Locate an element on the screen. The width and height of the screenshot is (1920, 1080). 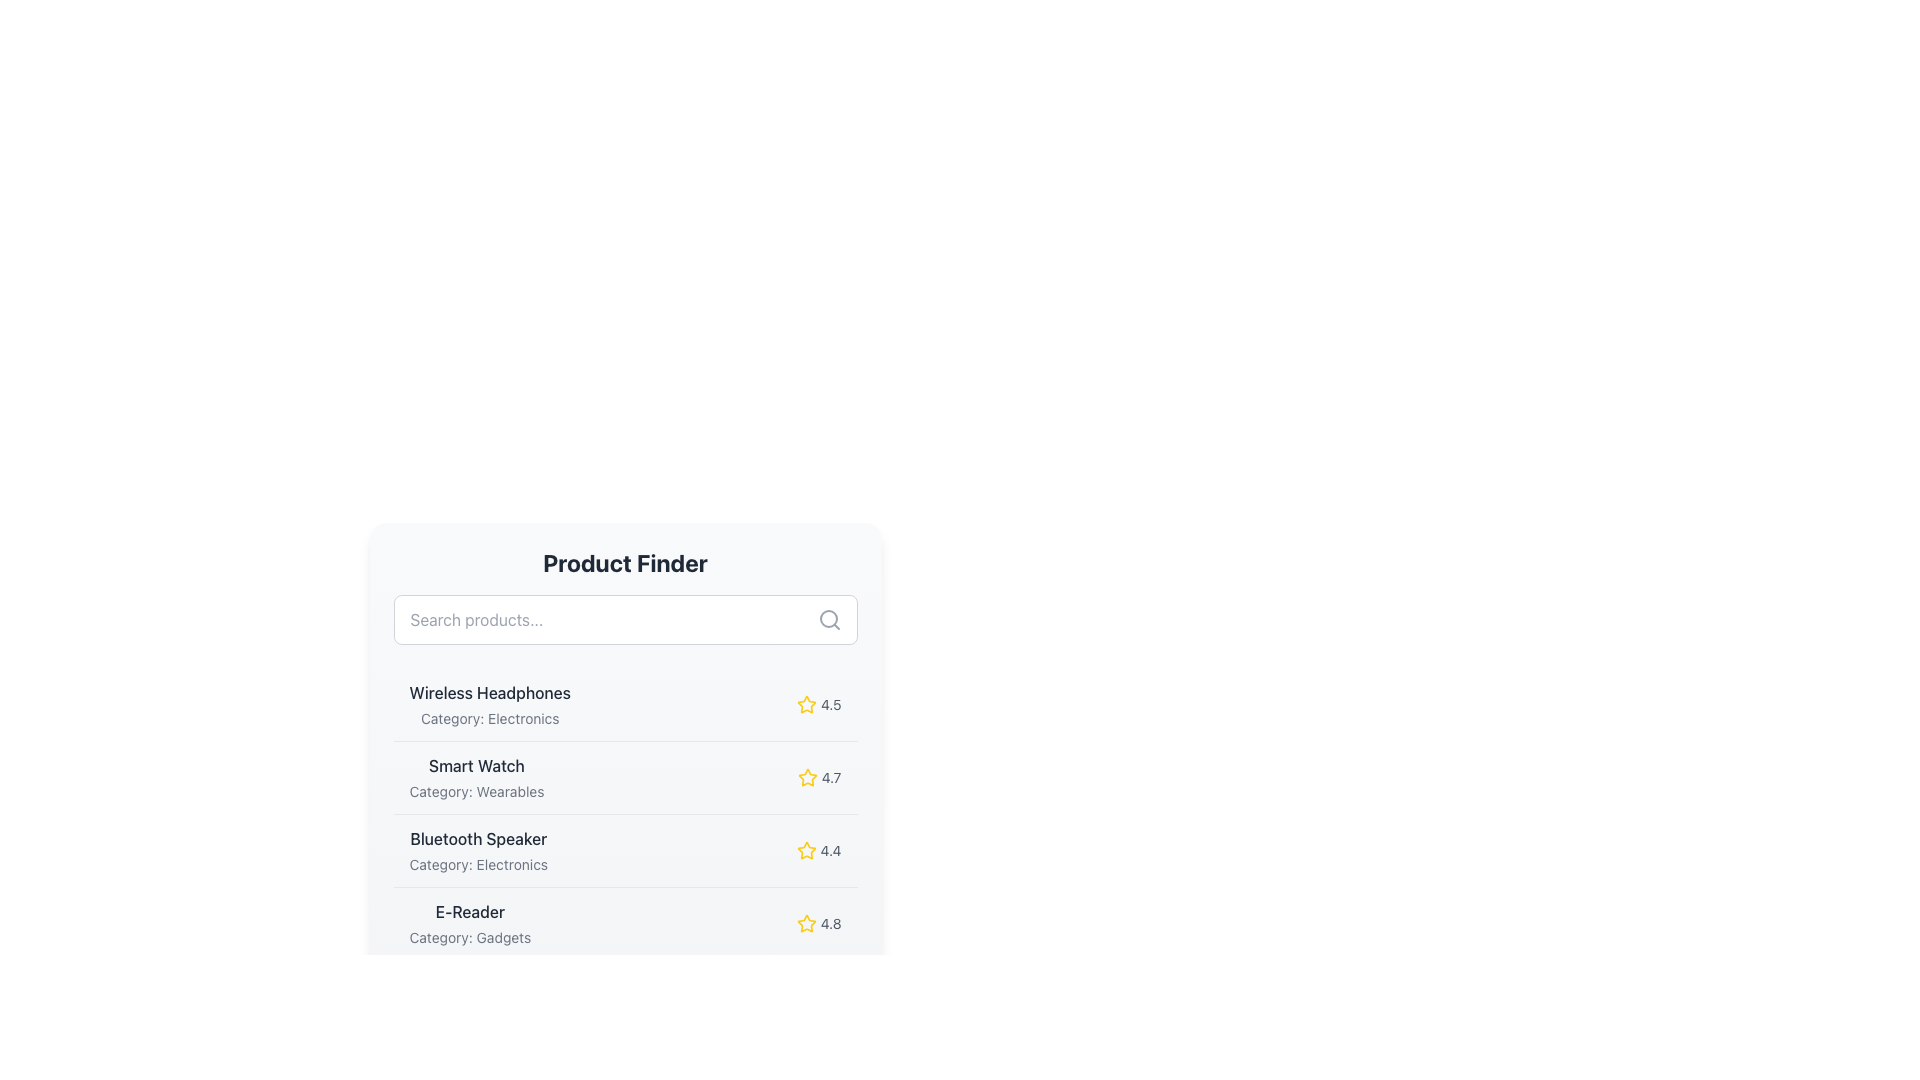
text label displaying 'E-Reader', which is styled in a medium-sized, bold font and is part of a vertical list of product names is located at coordinates (469, 911).